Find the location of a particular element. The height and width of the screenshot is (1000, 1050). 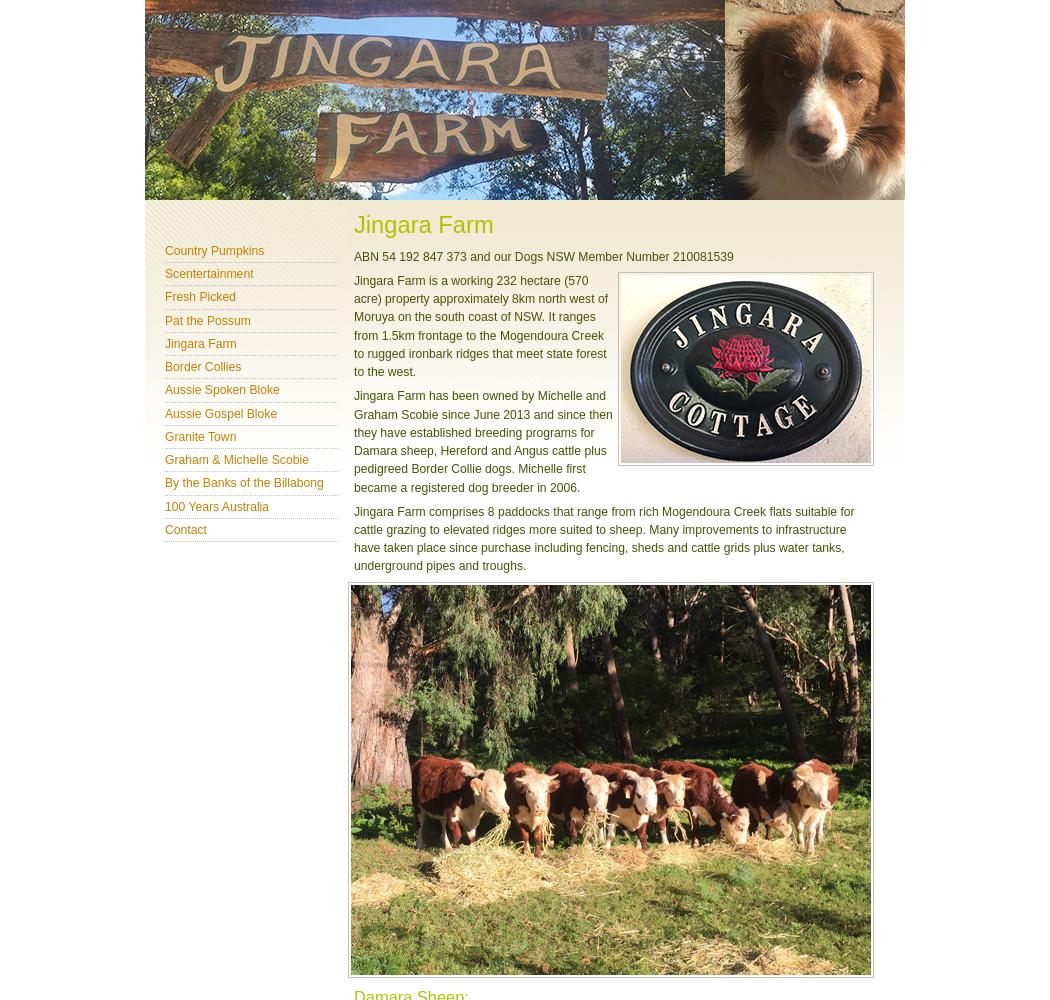

'By the Banks of the Billabong' is located at coordinates (244, 482).